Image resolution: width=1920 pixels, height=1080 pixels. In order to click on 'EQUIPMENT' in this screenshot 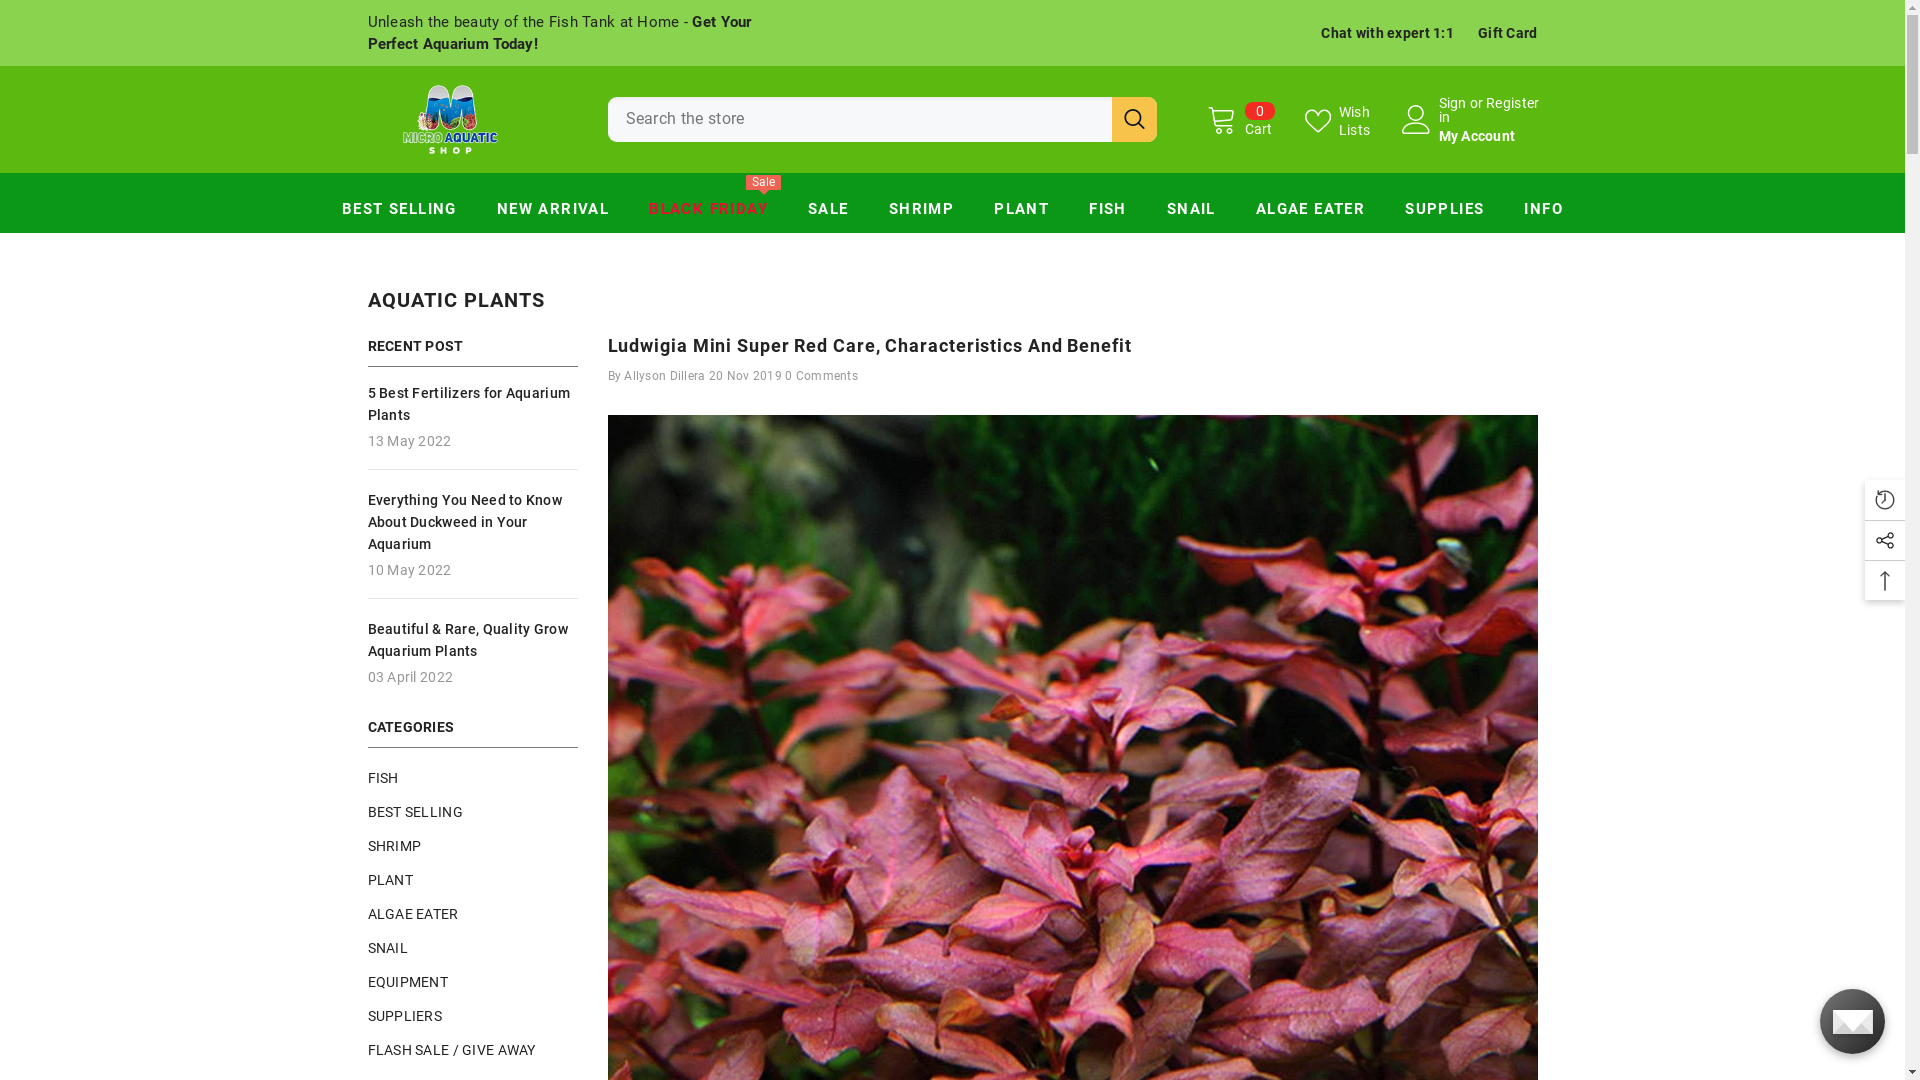, I will do `click(368, 979)`.